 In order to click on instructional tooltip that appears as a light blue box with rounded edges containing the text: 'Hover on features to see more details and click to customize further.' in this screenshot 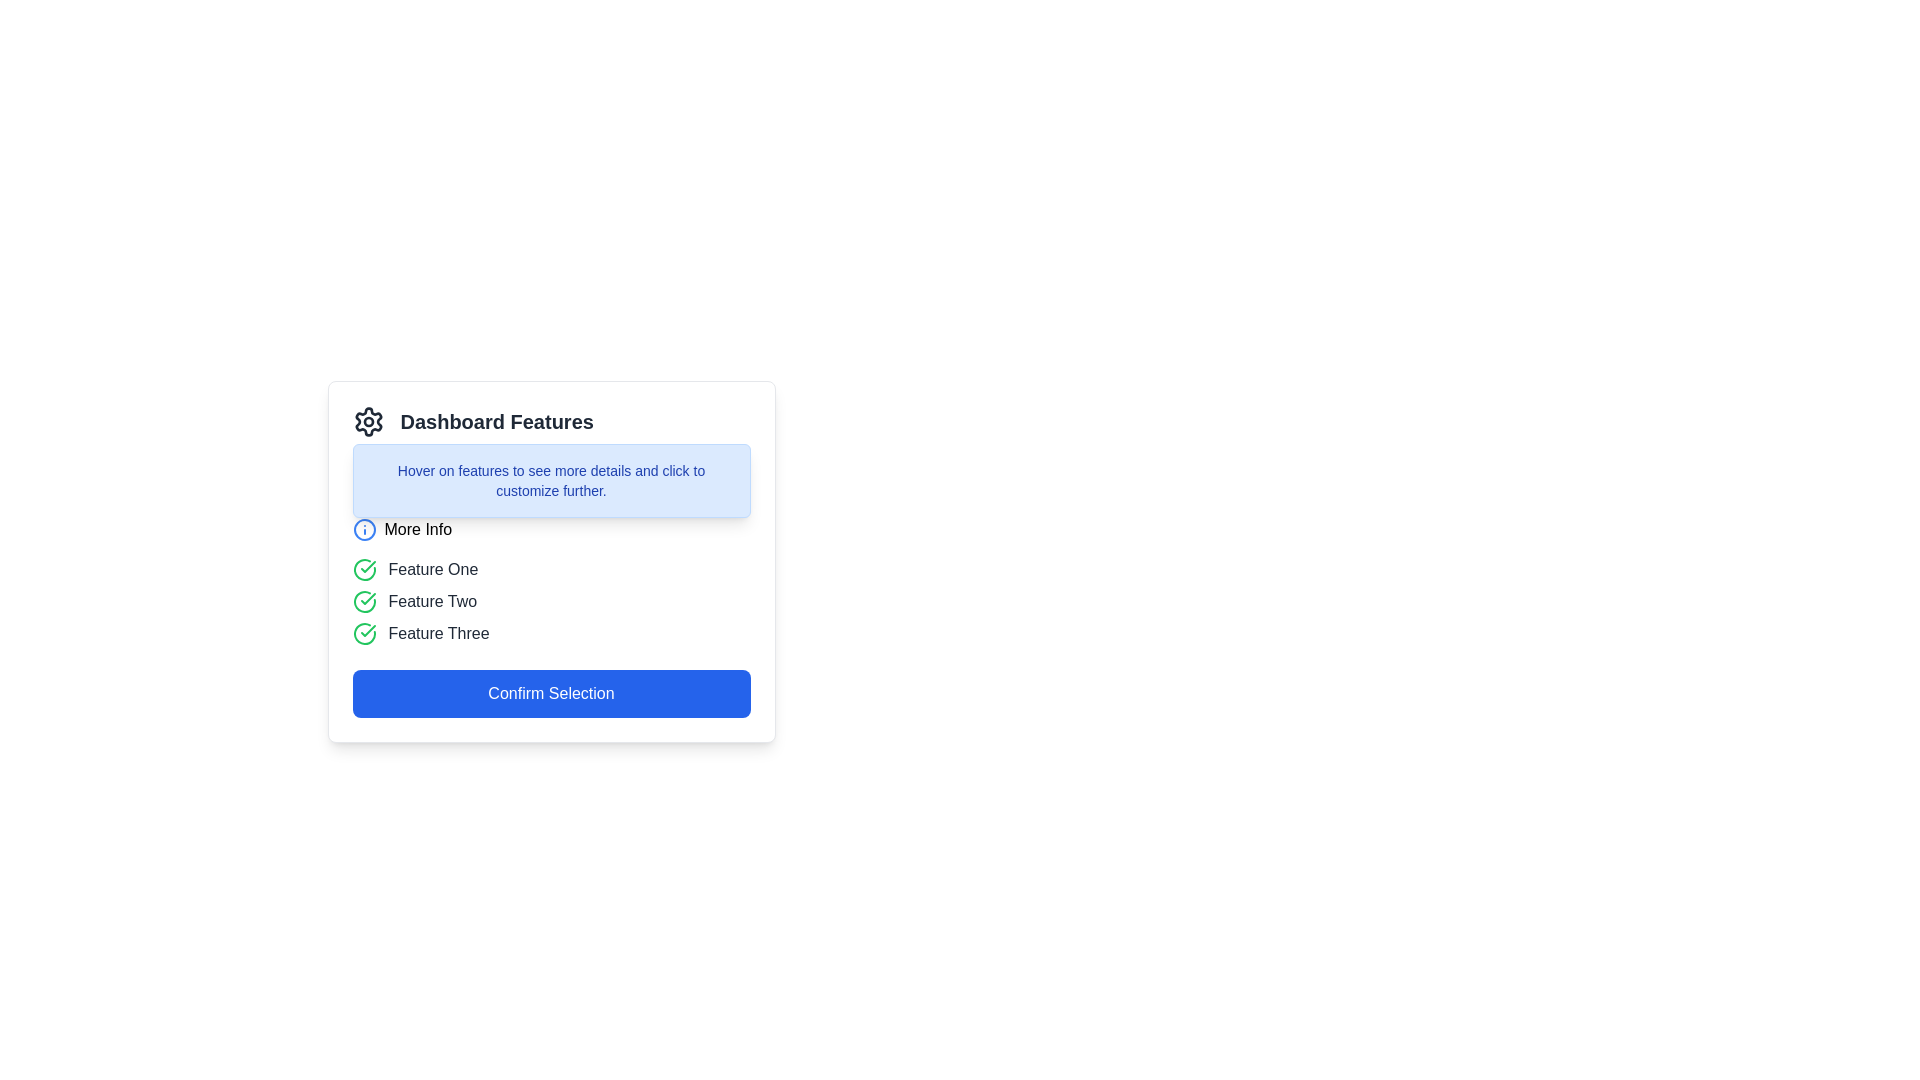, I will do `click(551, 481)`.